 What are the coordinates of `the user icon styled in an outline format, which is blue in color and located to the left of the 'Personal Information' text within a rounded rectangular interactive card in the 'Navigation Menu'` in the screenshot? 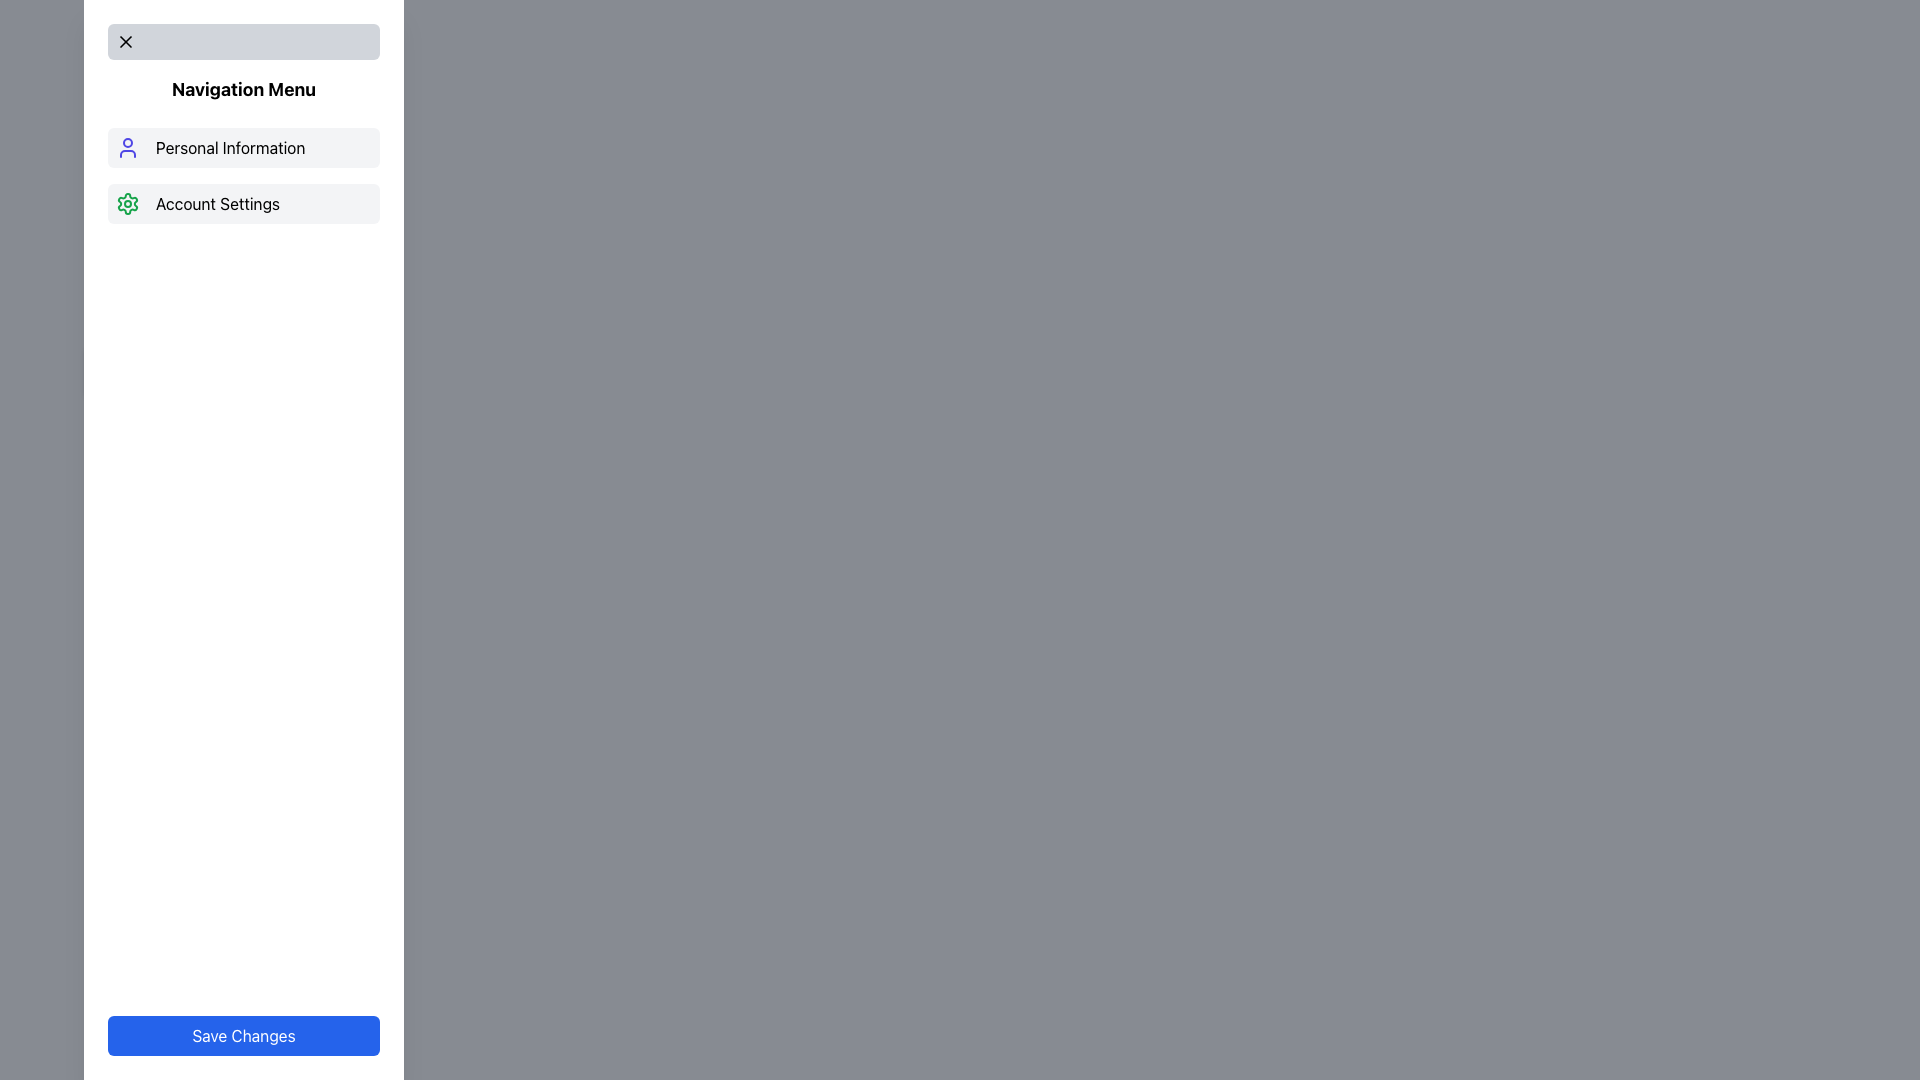 It's located at (127, 146).